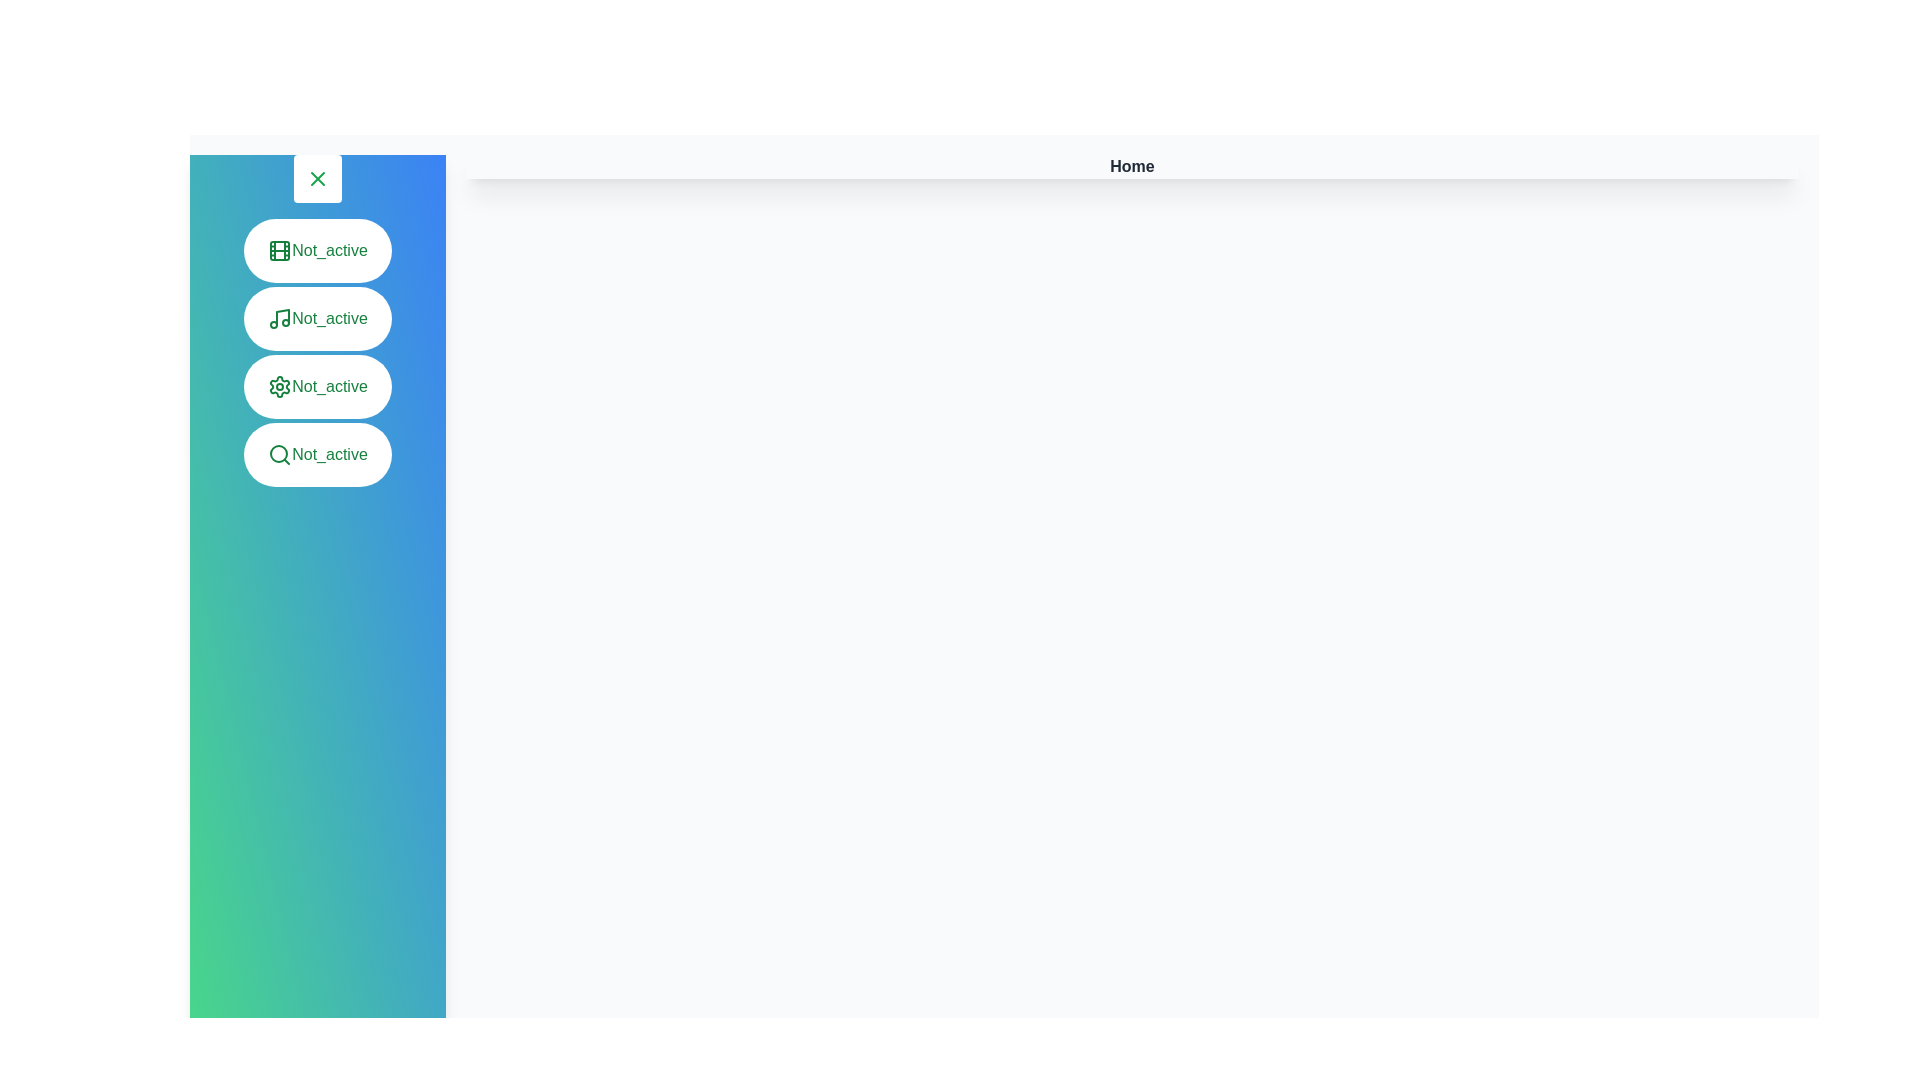 This screenshot has height=1080, width=1920. I want to click on the menu item Search to observe its hover effect, so click(316, 455).